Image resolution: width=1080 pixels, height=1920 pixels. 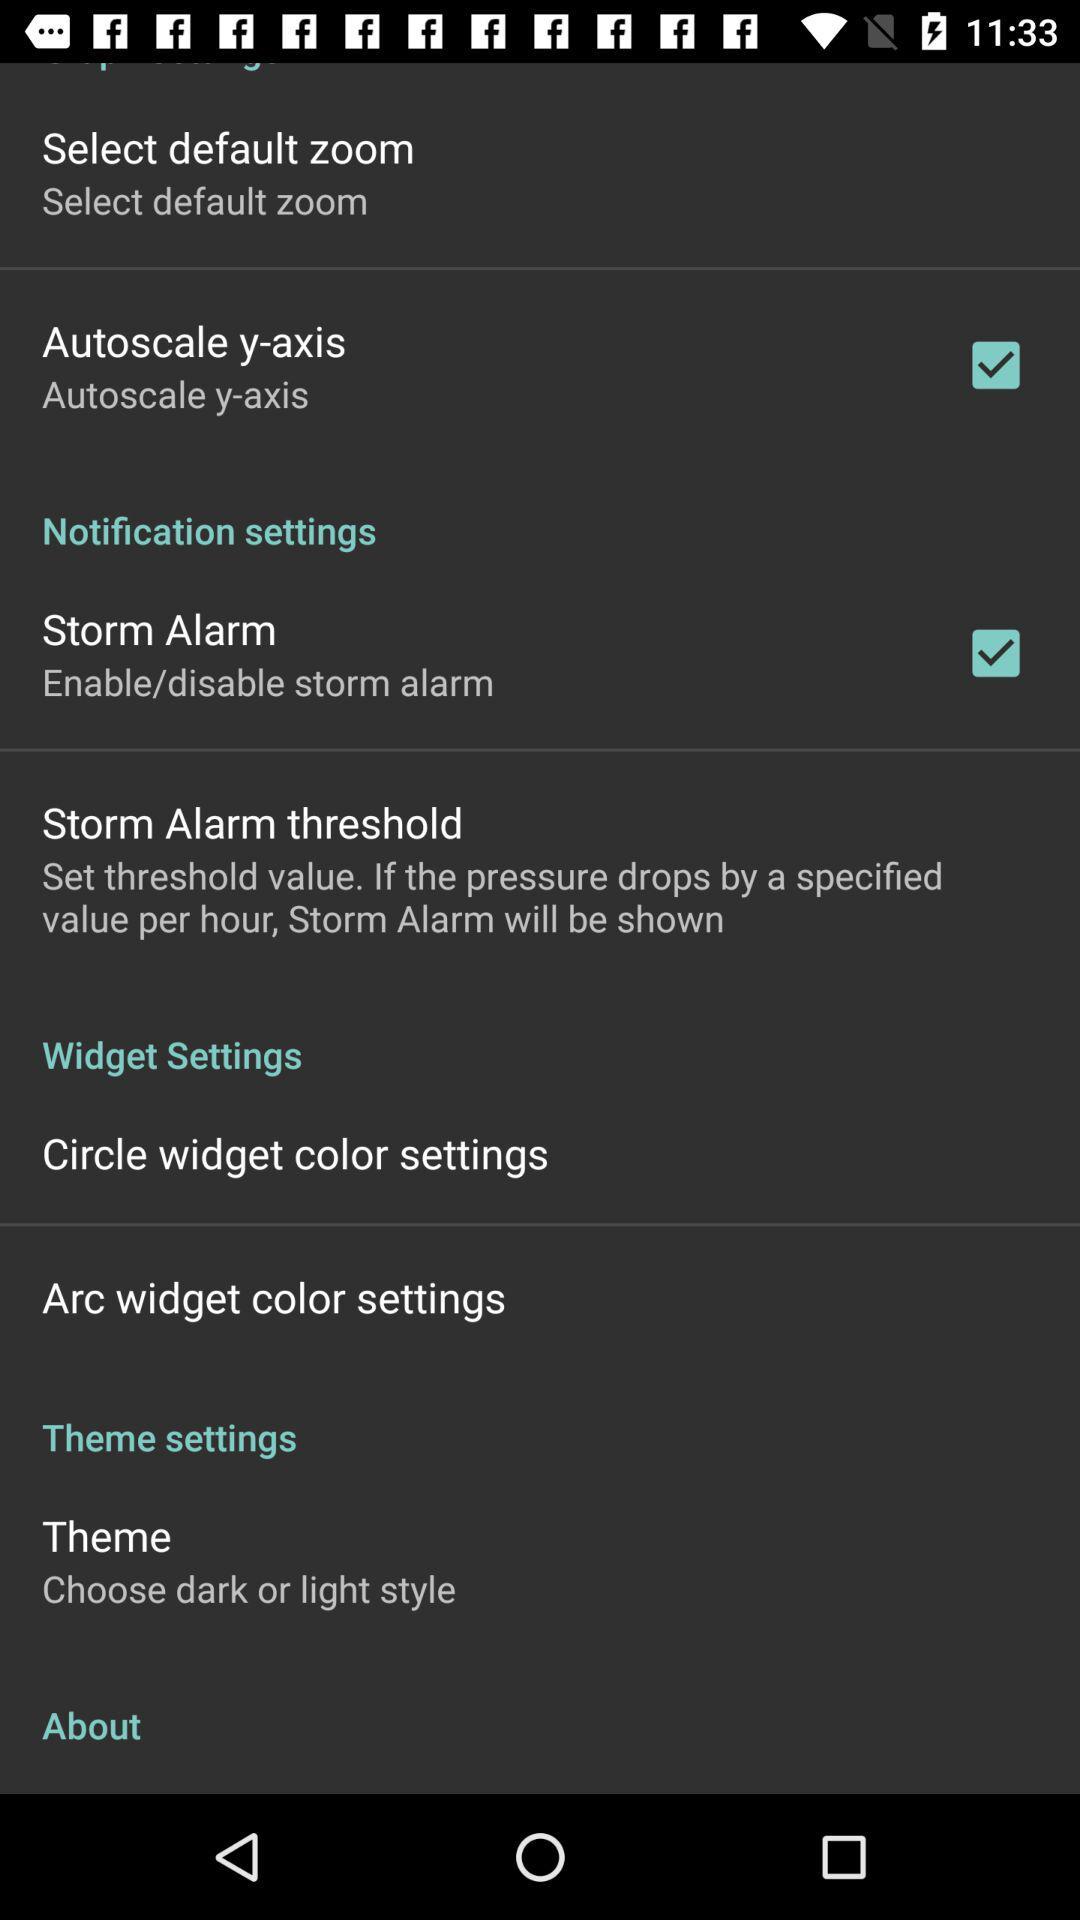 I want to click on set threshold value icon, so click(x=540, y=895).